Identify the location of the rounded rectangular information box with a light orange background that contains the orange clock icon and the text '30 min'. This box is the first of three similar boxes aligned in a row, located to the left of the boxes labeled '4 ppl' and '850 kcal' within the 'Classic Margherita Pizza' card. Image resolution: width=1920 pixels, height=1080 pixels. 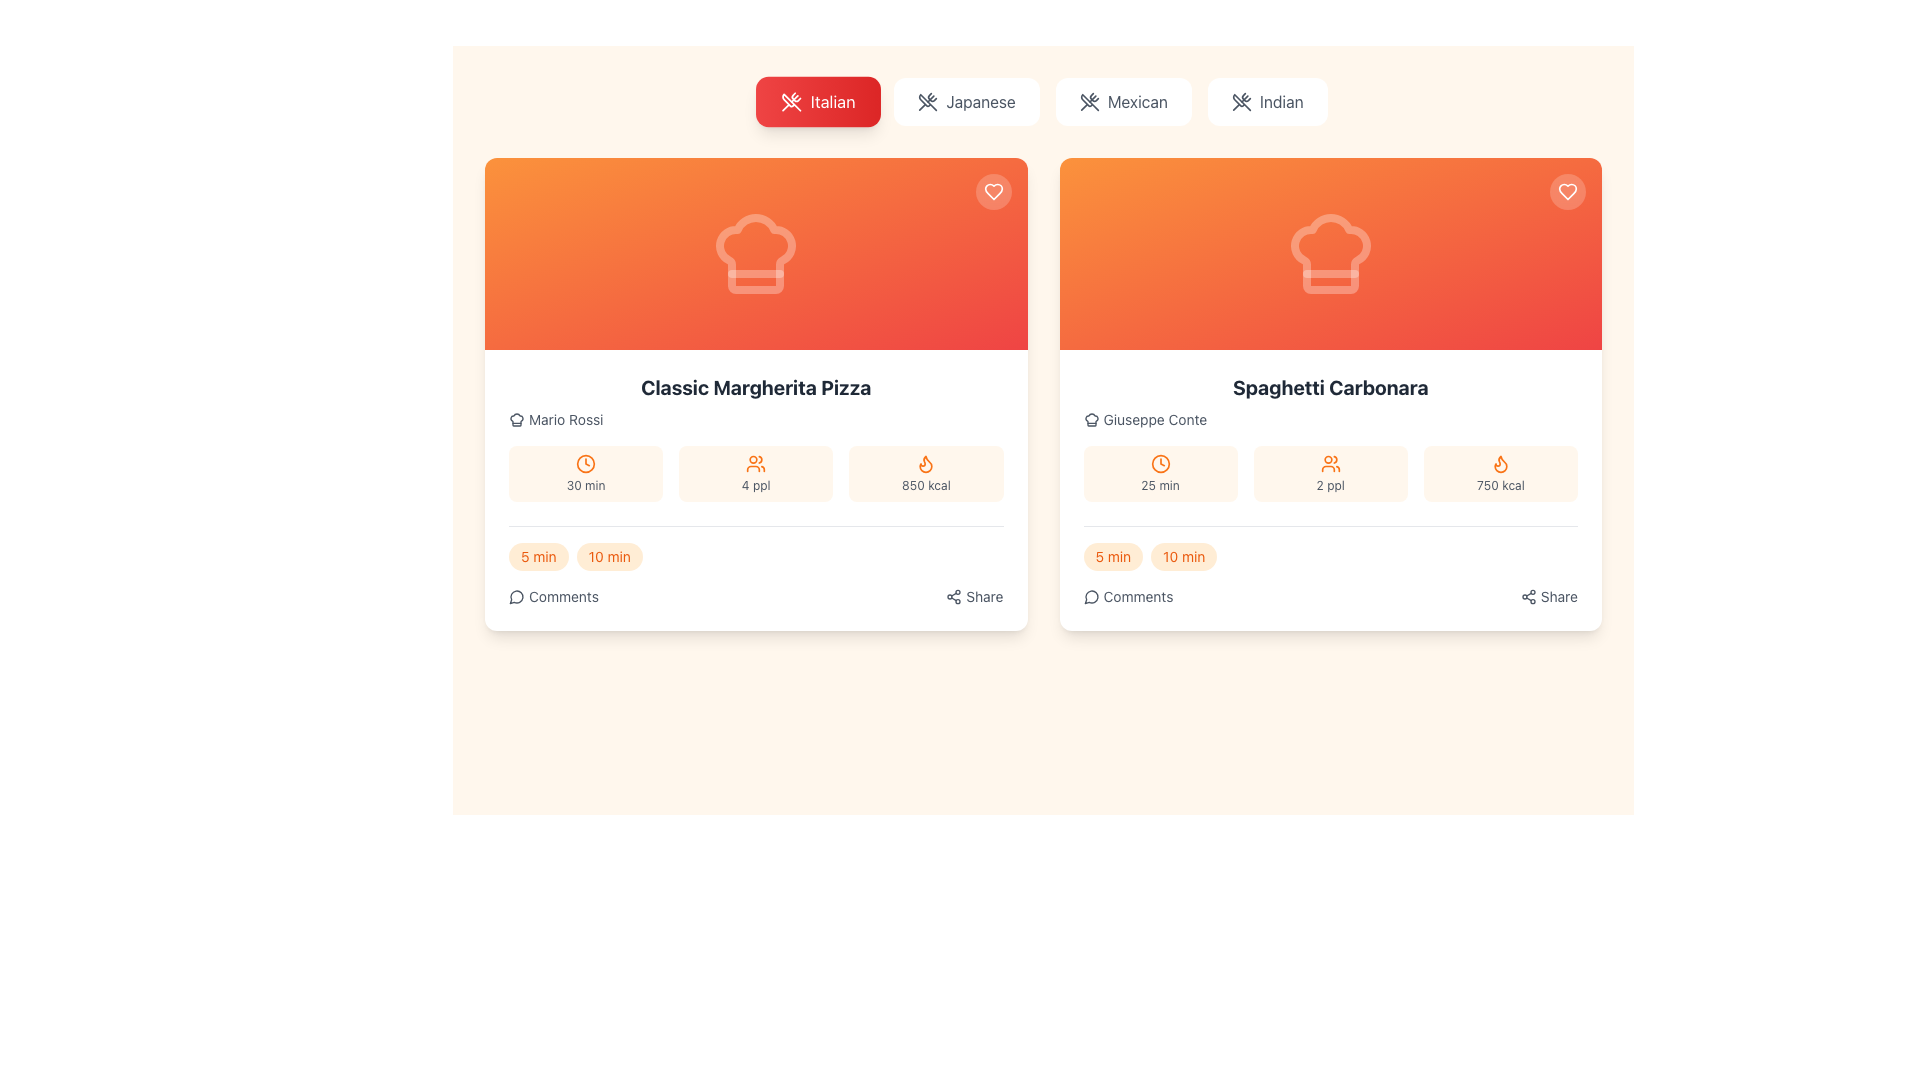
(585, 474).